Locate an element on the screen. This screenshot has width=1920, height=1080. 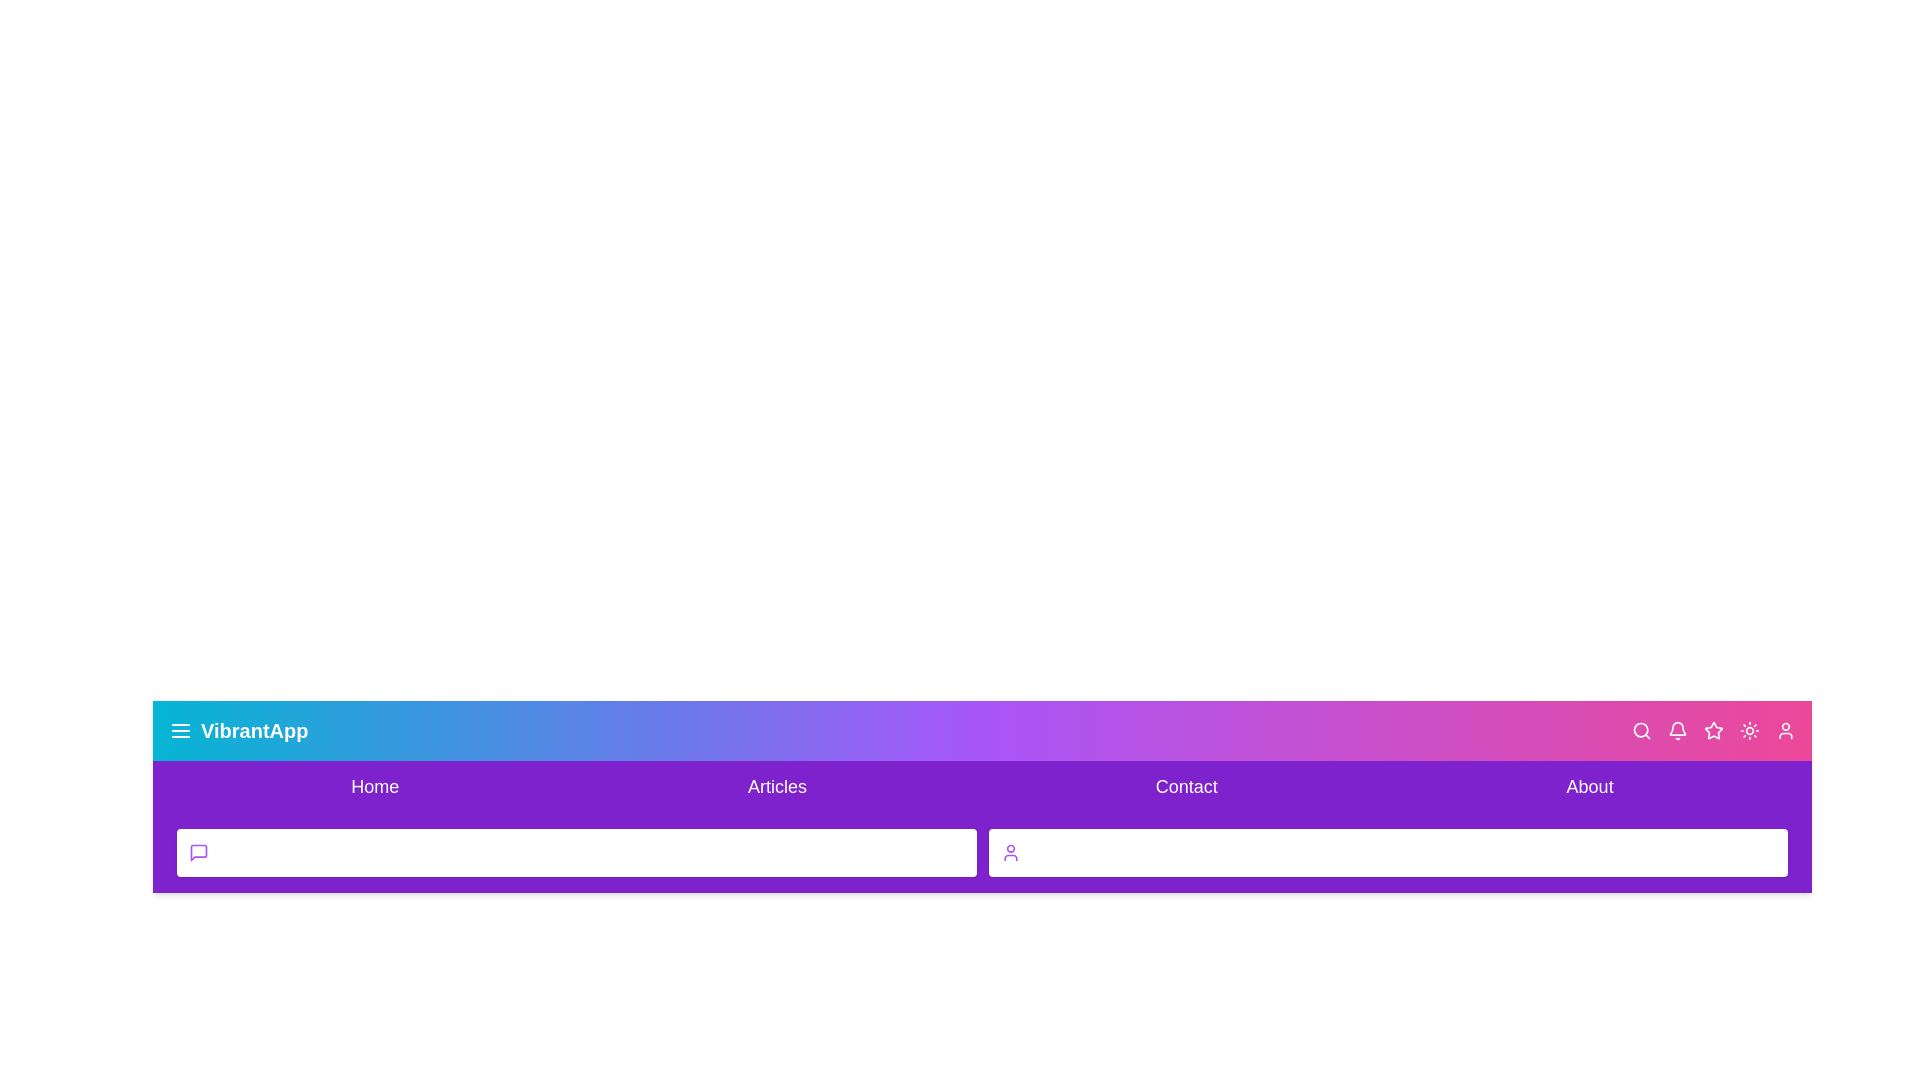
the call-to-action element Connect Profile in the menu is located at coordinates (1387, 852).